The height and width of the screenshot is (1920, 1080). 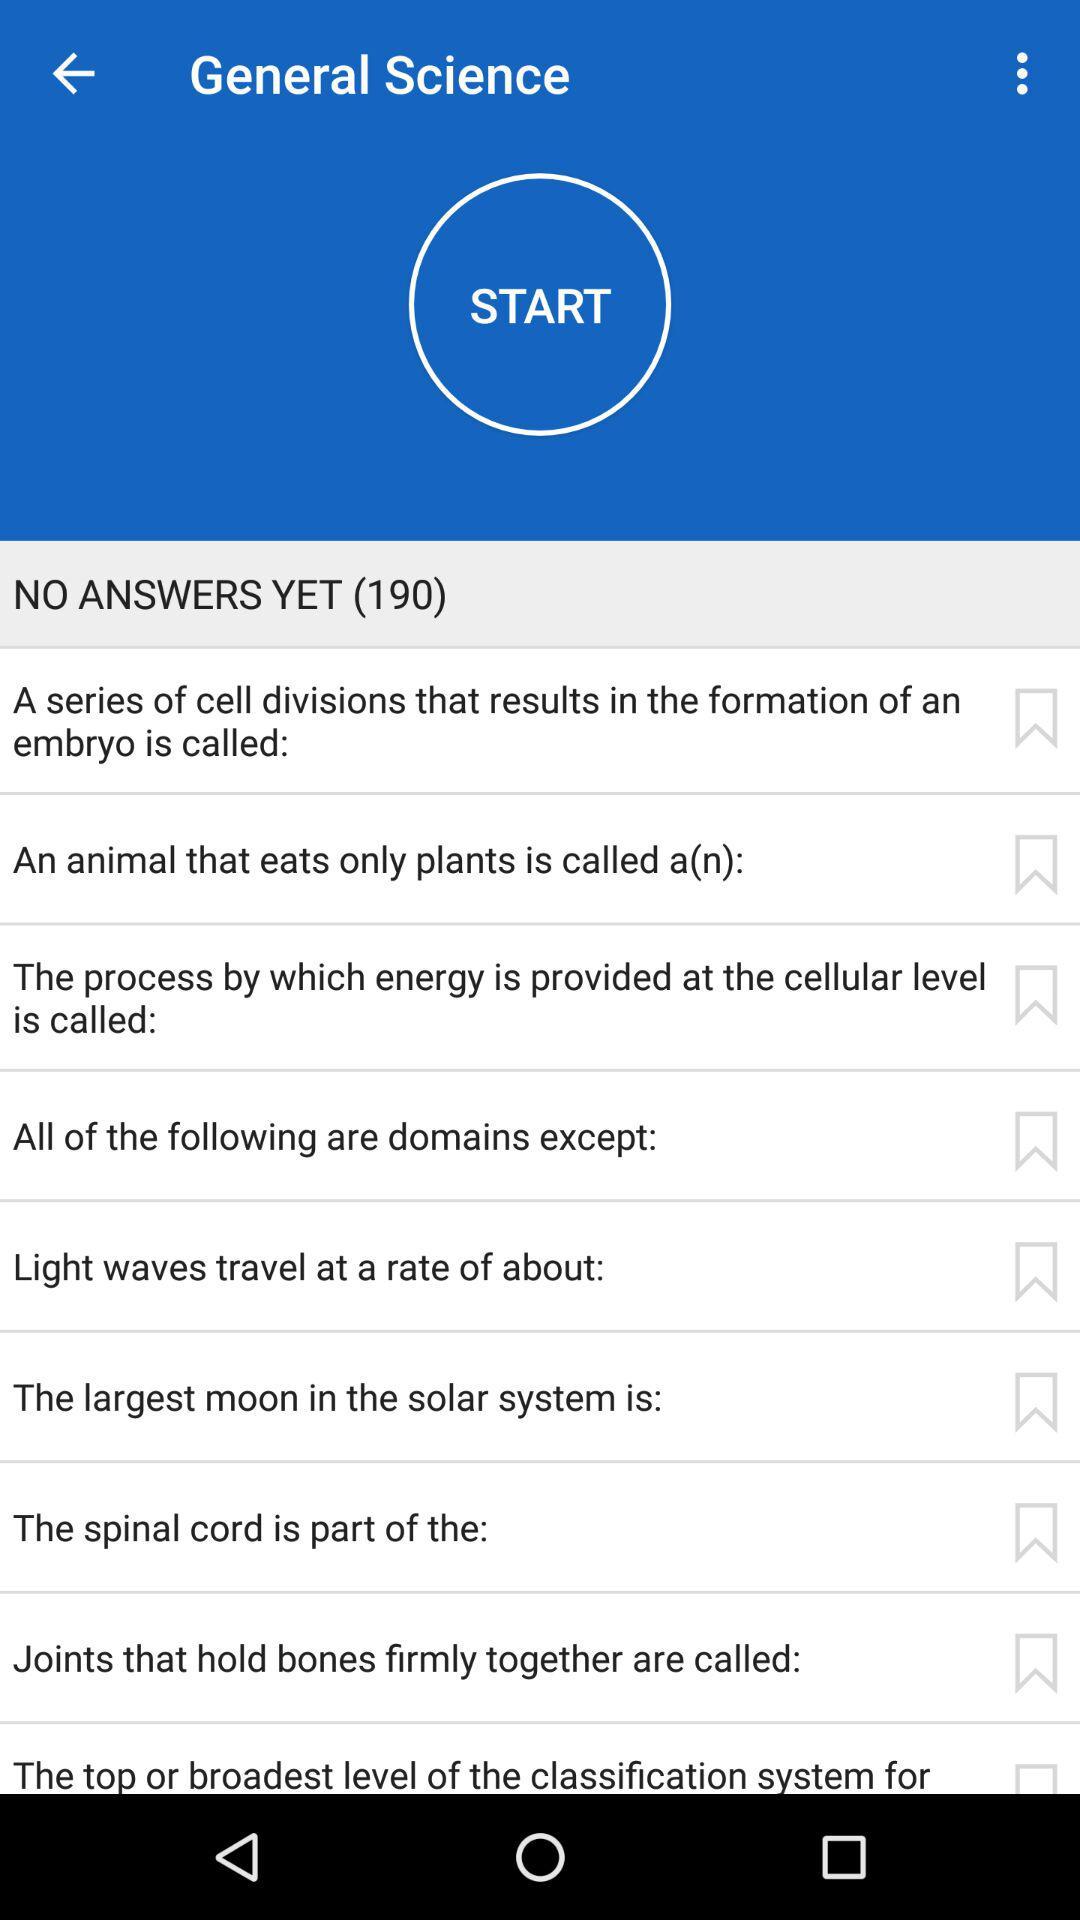 I want to click on the item next to the joints that hold app, so click(x=1035, y=1663).